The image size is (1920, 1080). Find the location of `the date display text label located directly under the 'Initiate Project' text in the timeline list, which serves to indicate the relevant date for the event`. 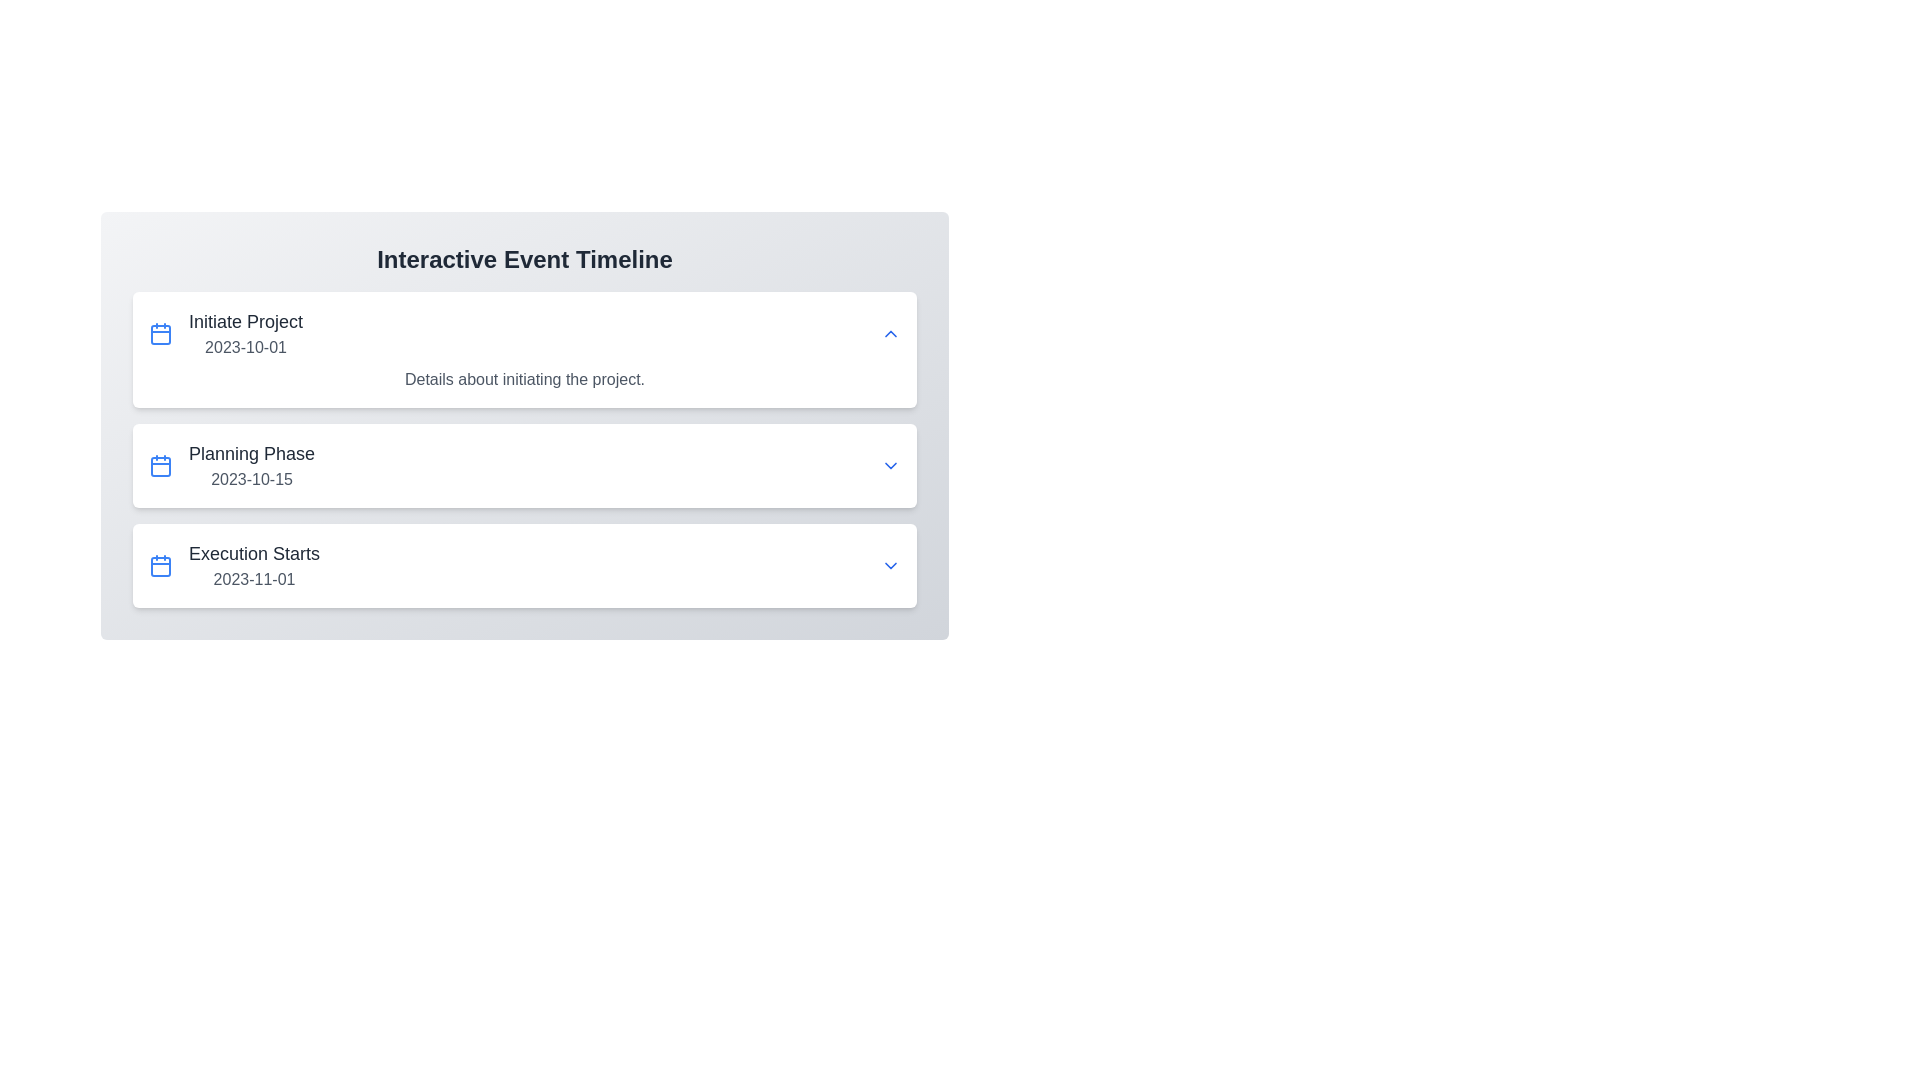

the date display text label located directly under the 'Initiate Project' text in the timeline list, which serves to indicate the relevant date for the event is located at coordinates (244, 346).